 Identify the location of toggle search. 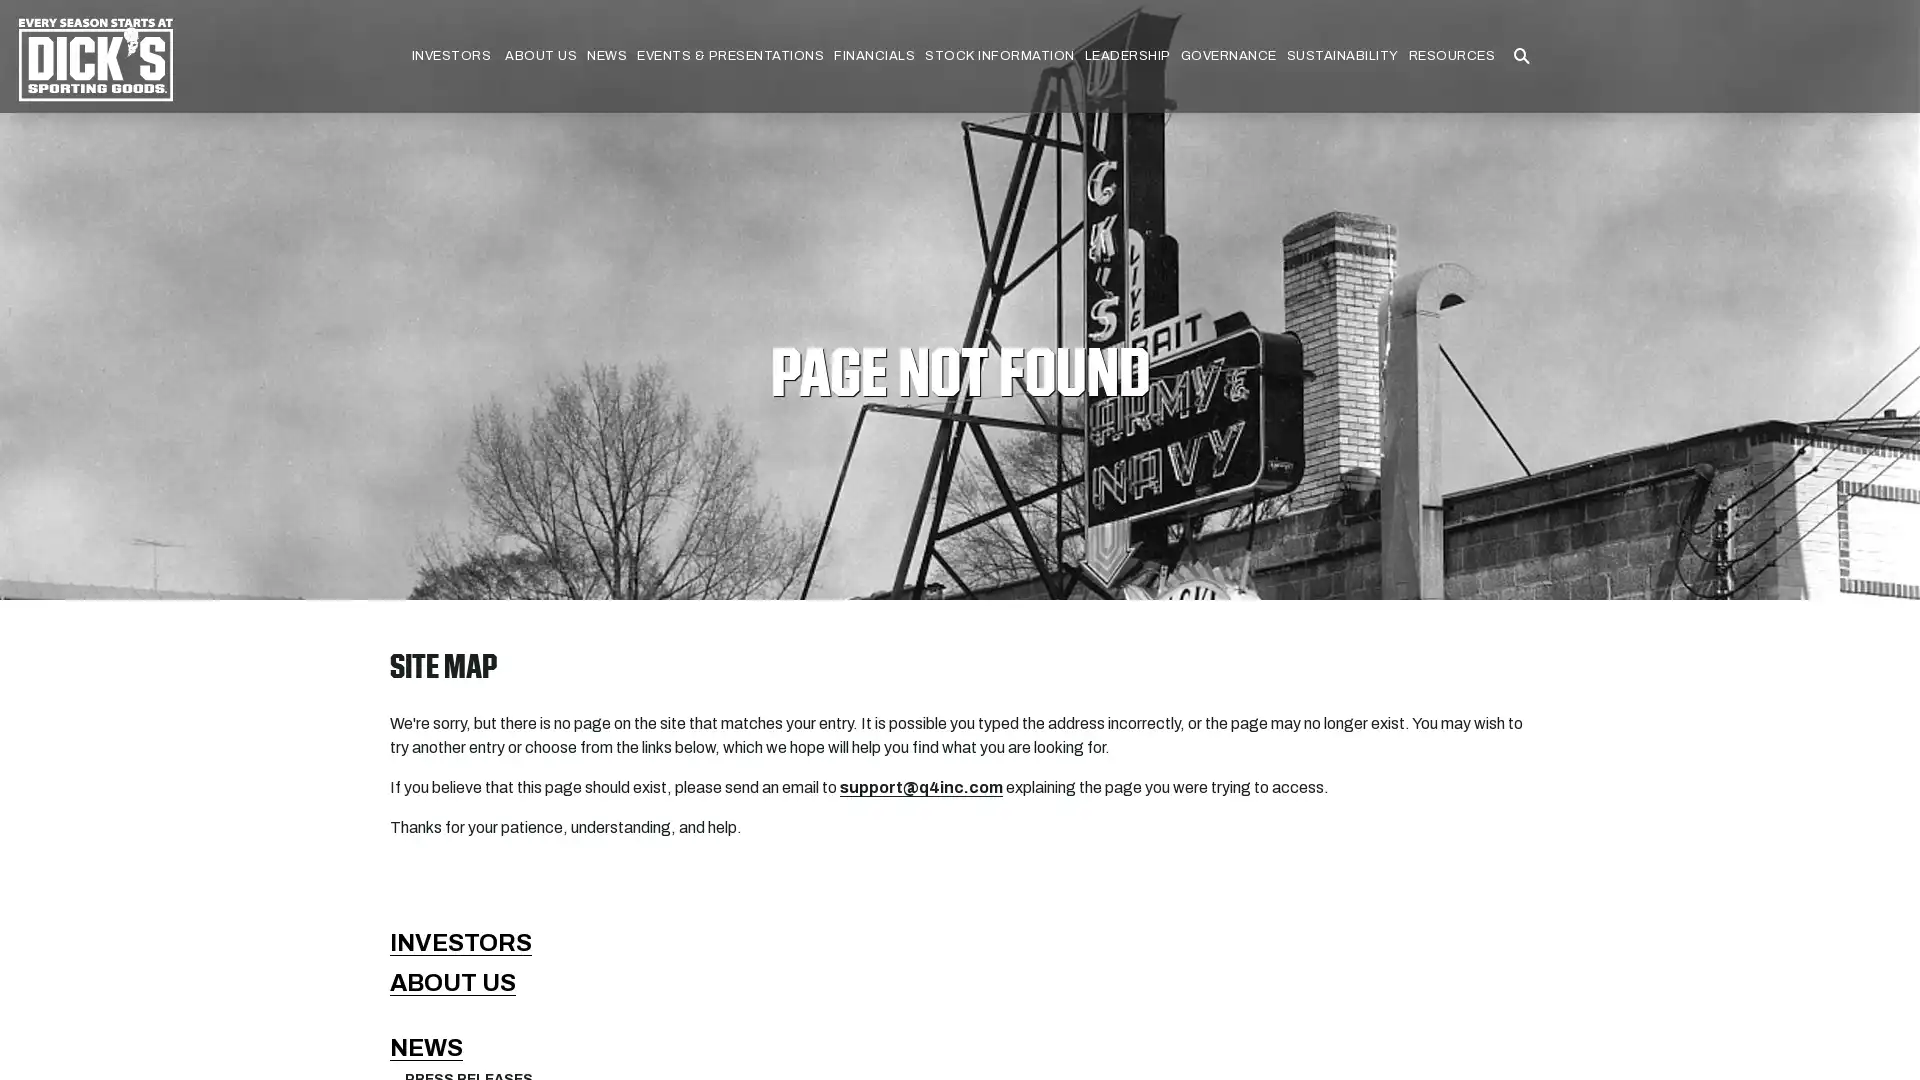
(1520, 55).